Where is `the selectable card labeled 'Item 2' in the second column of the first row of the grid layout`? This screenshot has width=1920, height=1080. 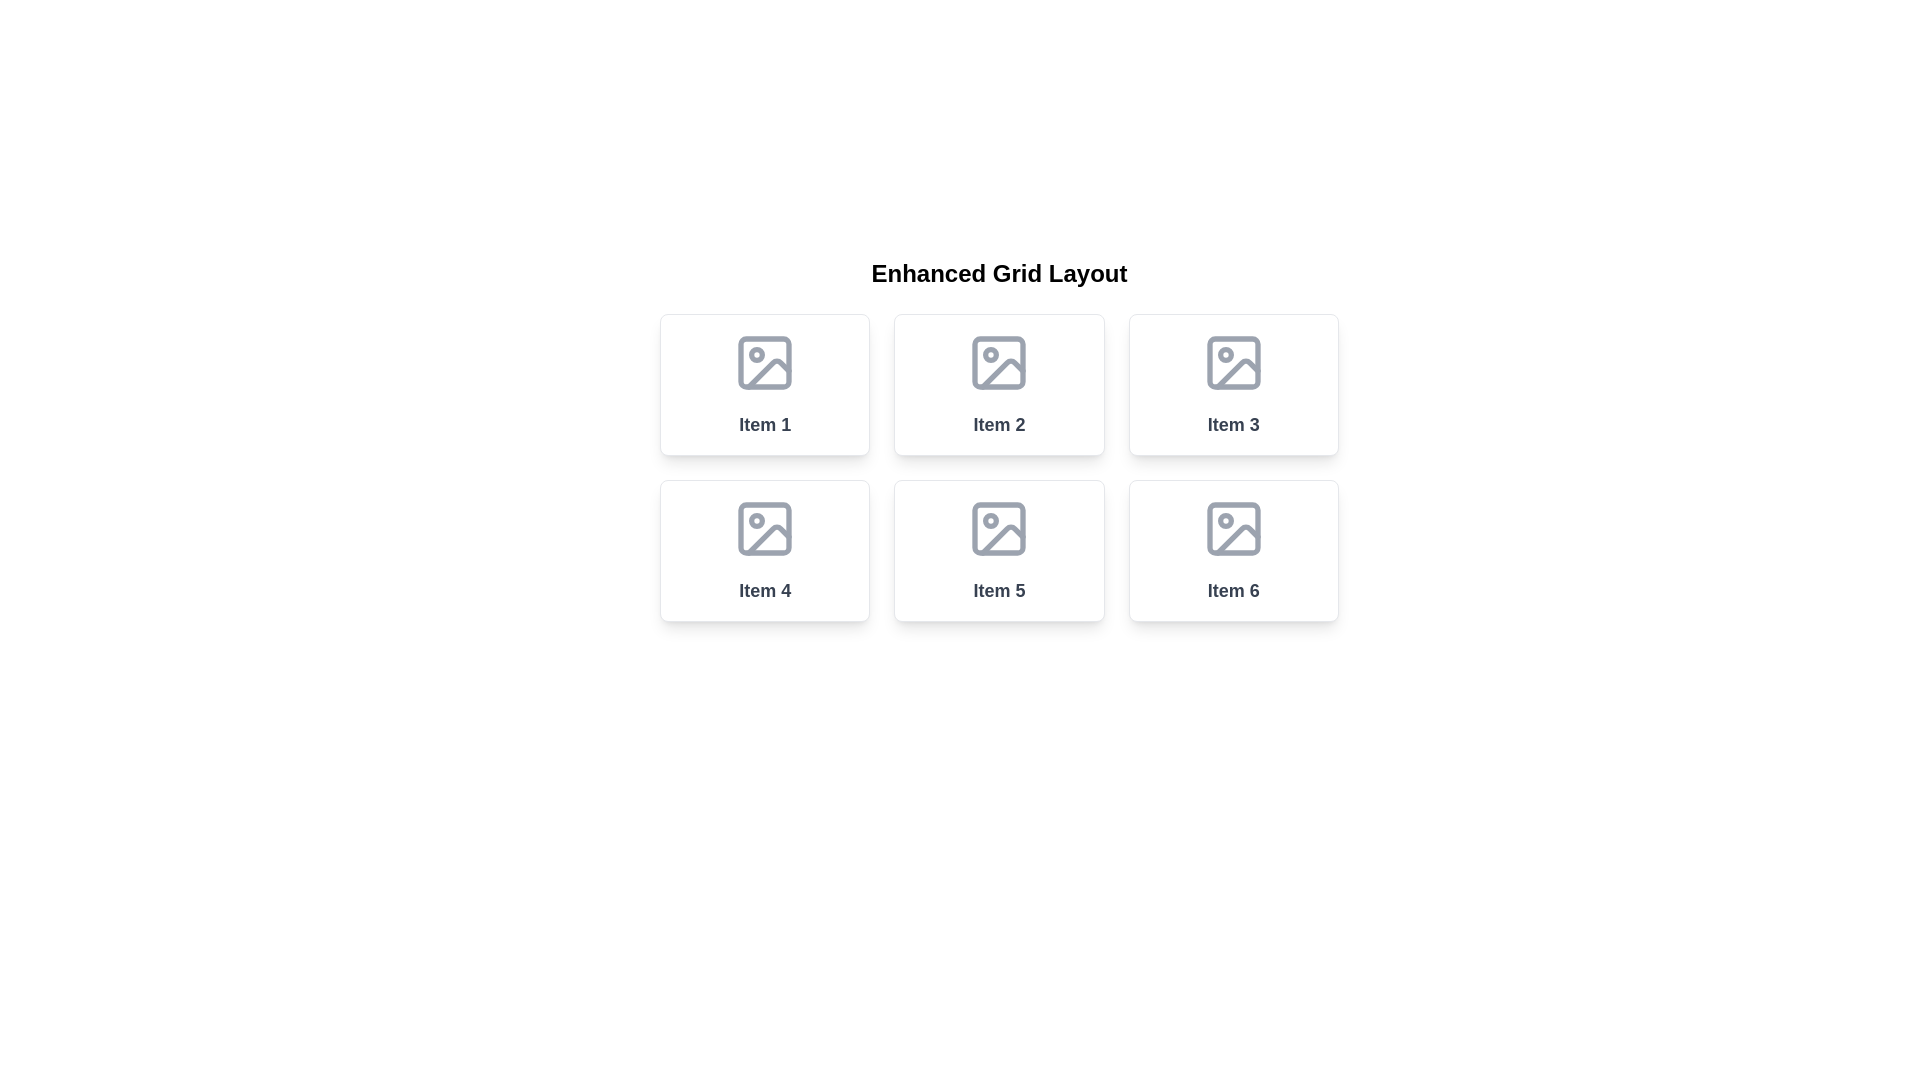
the selectable card labeled 'Item 2' in the second column of the first row of the grid layout is located at coordinates (999, 385).